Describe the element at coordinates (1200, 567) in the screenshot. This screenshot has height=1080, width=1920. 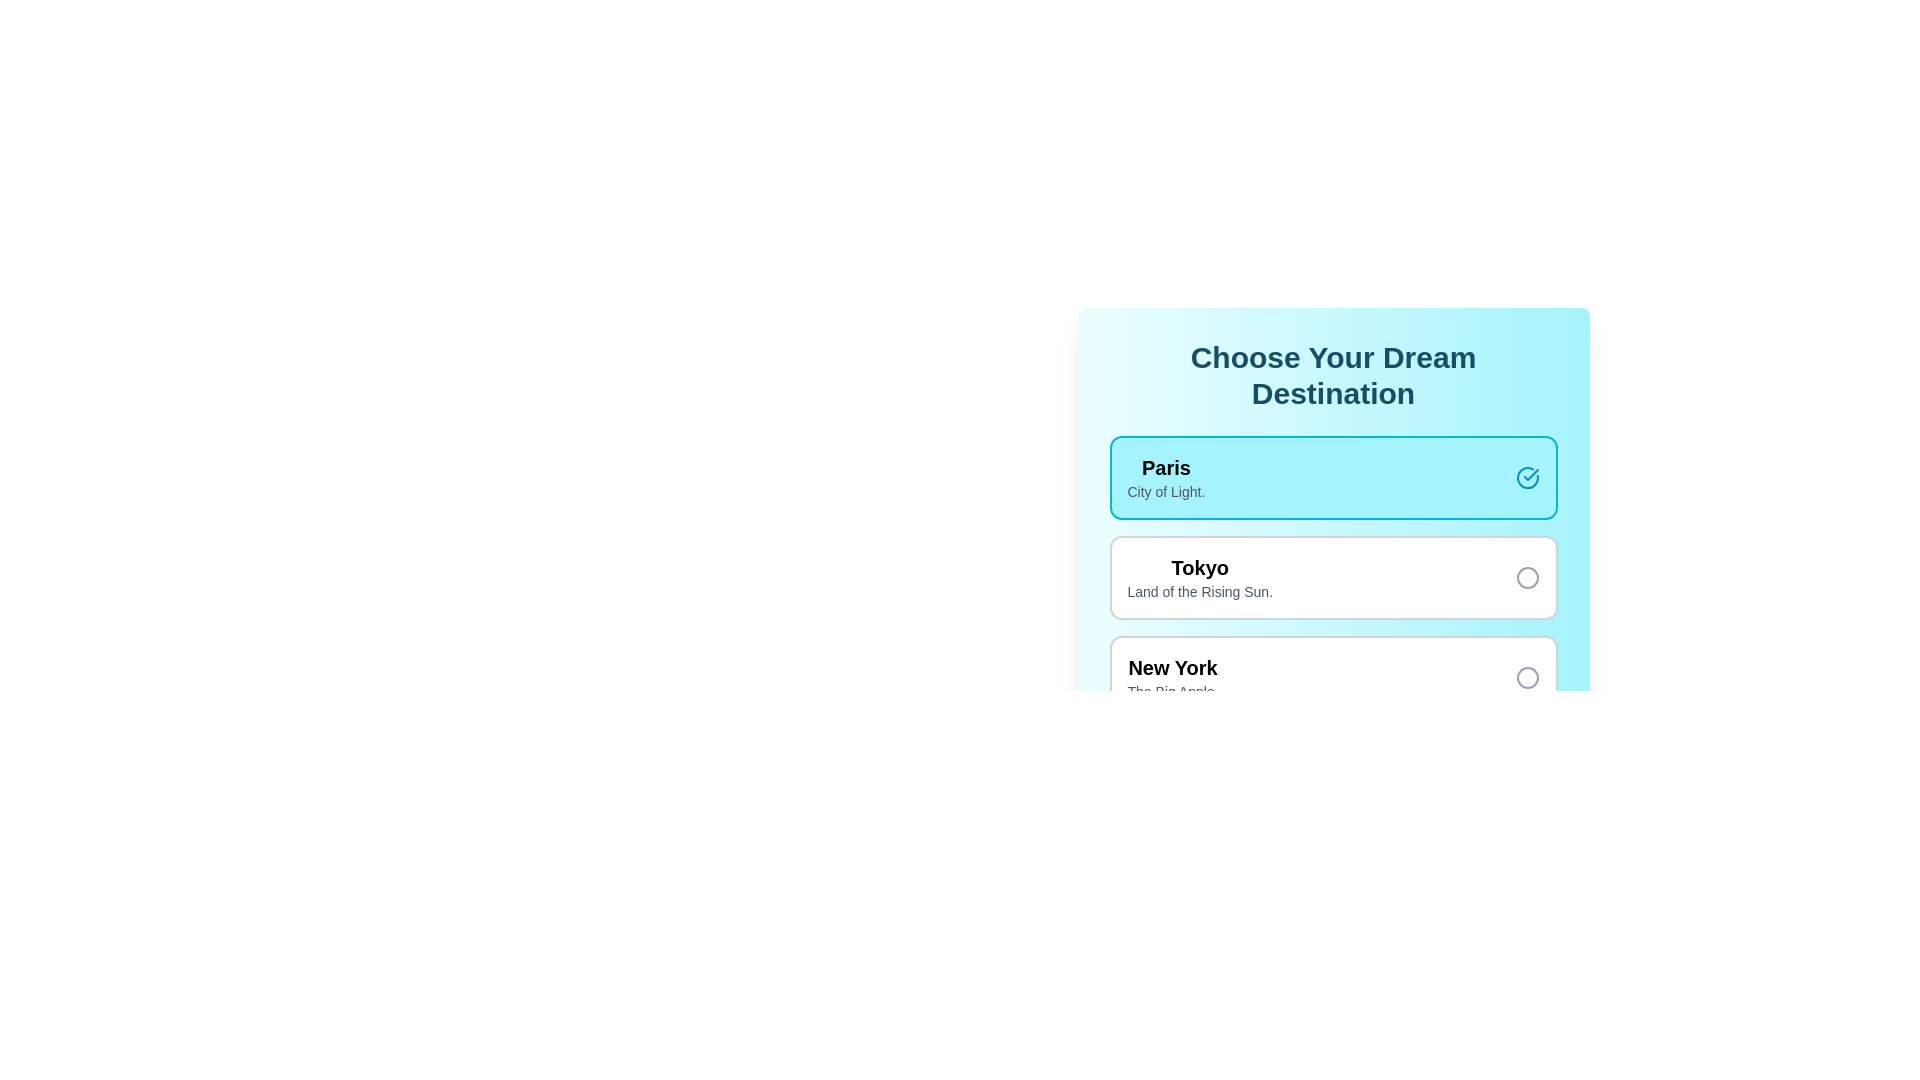
I see `the 'Tokyo' label, which is displayed in a large, bold font` at that location.